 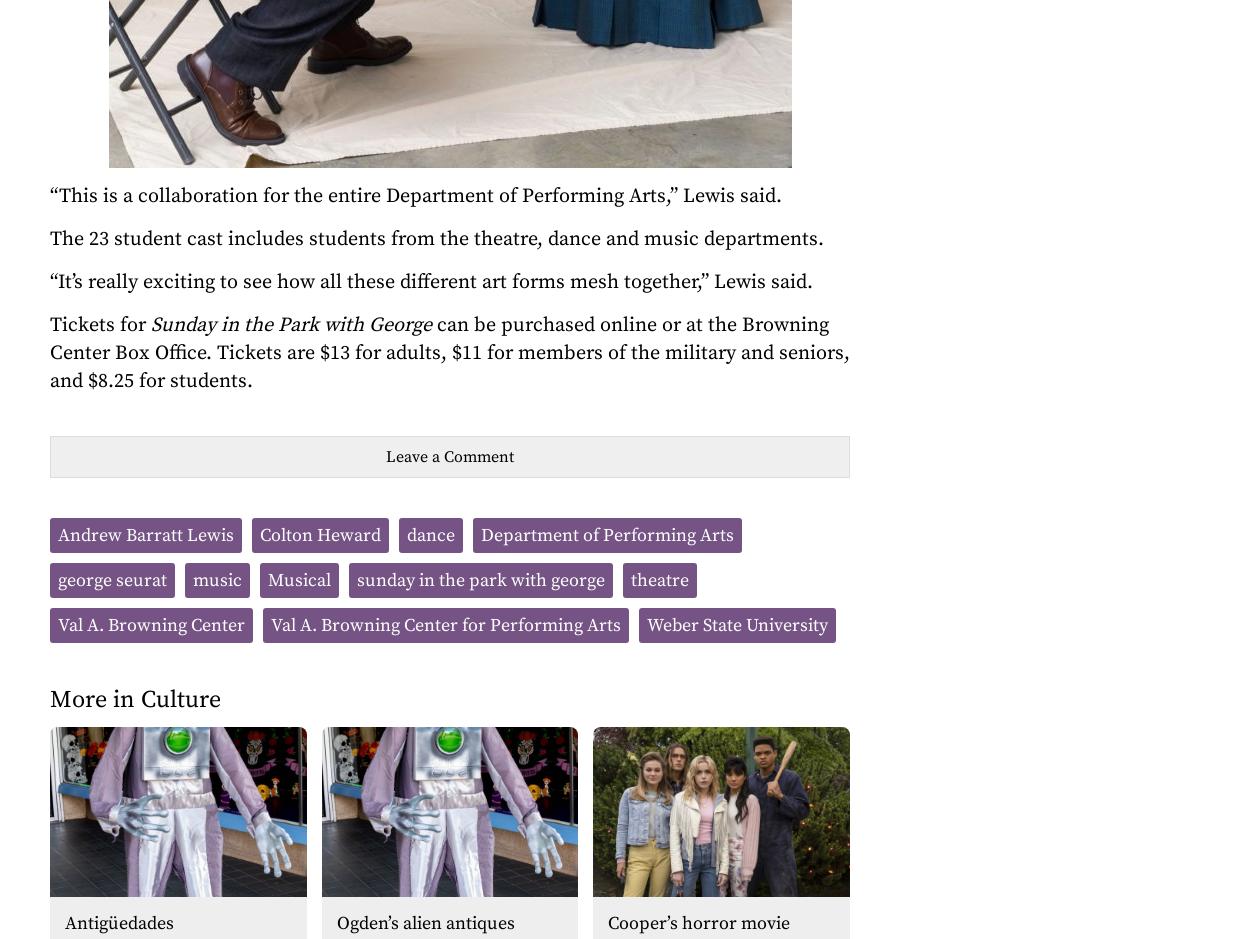 I want to click on 'Musical', so click(x=299, y=580).